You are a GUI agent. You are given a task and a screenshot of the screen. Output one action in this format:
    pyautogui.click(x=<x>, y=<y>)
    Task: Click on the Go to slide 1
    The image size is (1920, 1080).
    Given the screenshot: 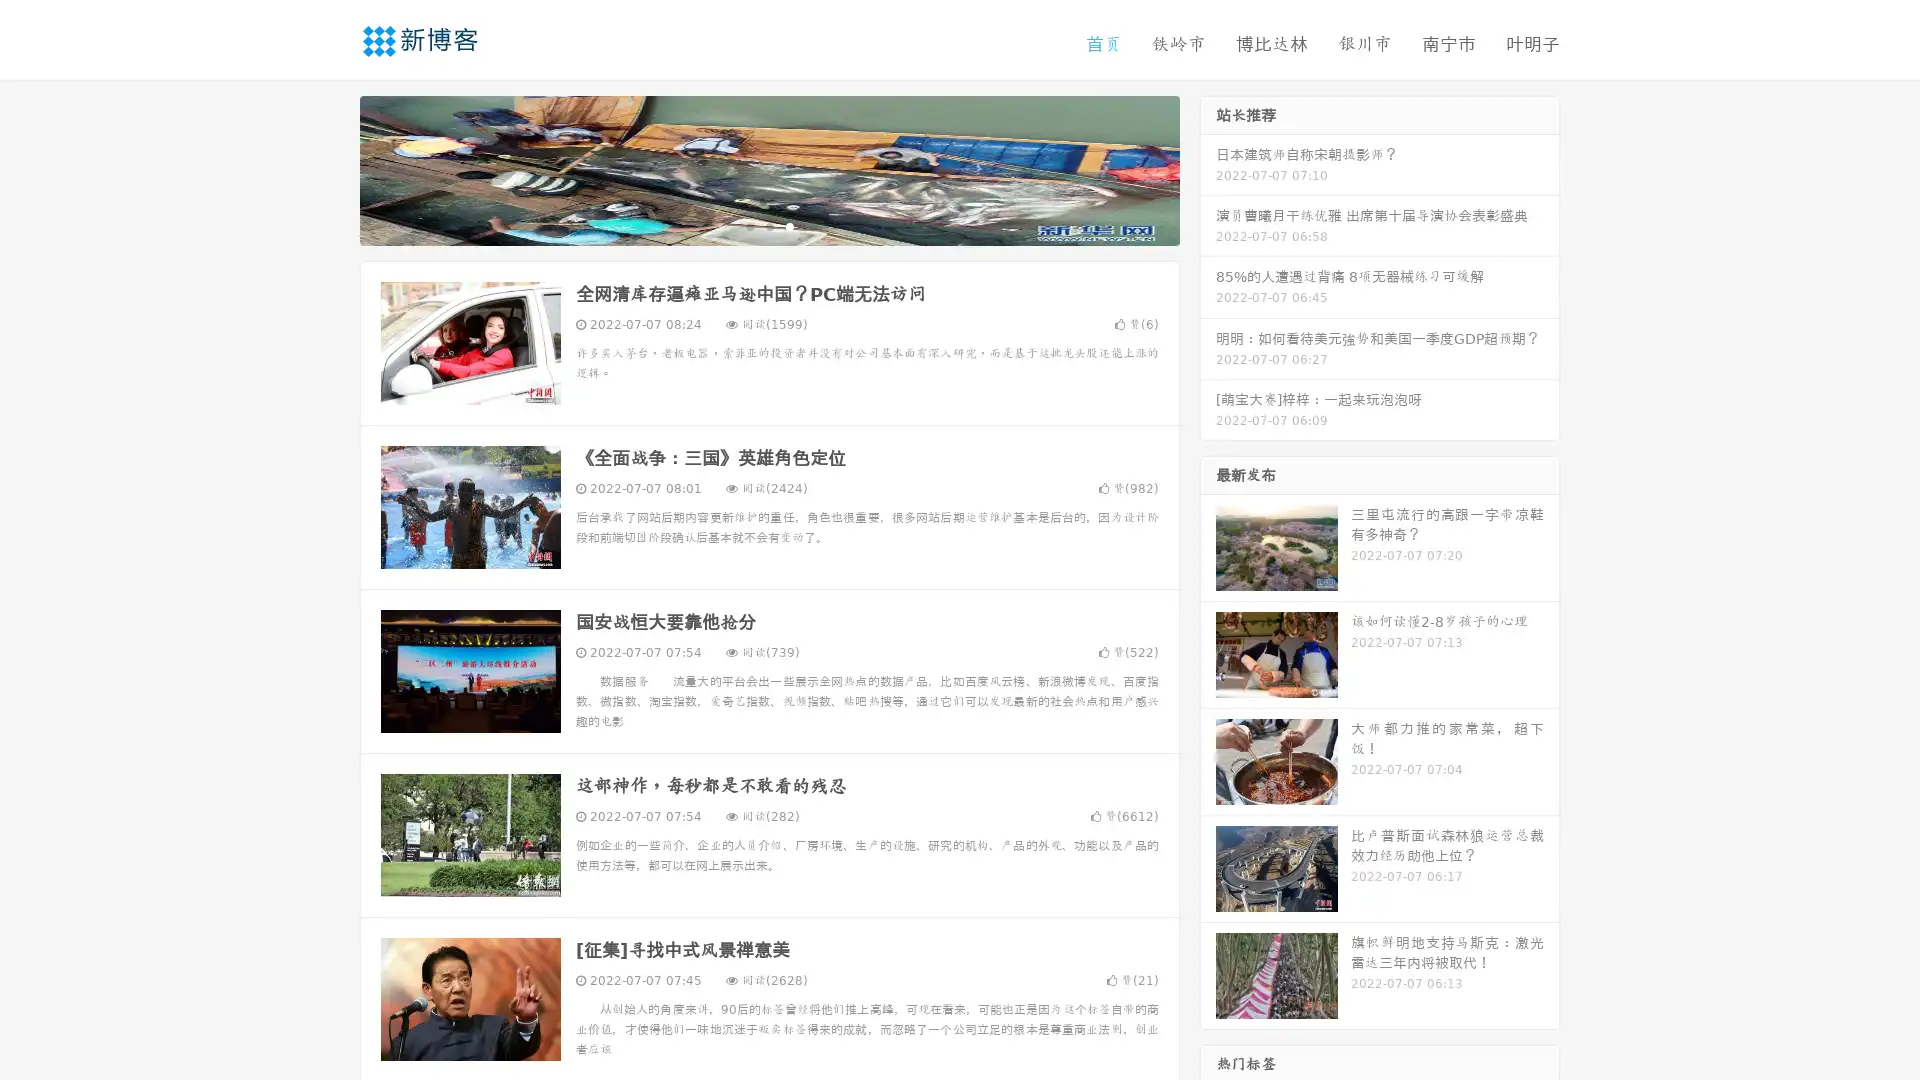 What is the action you would take?
    pyautogui.click(x=748, y=225)
    